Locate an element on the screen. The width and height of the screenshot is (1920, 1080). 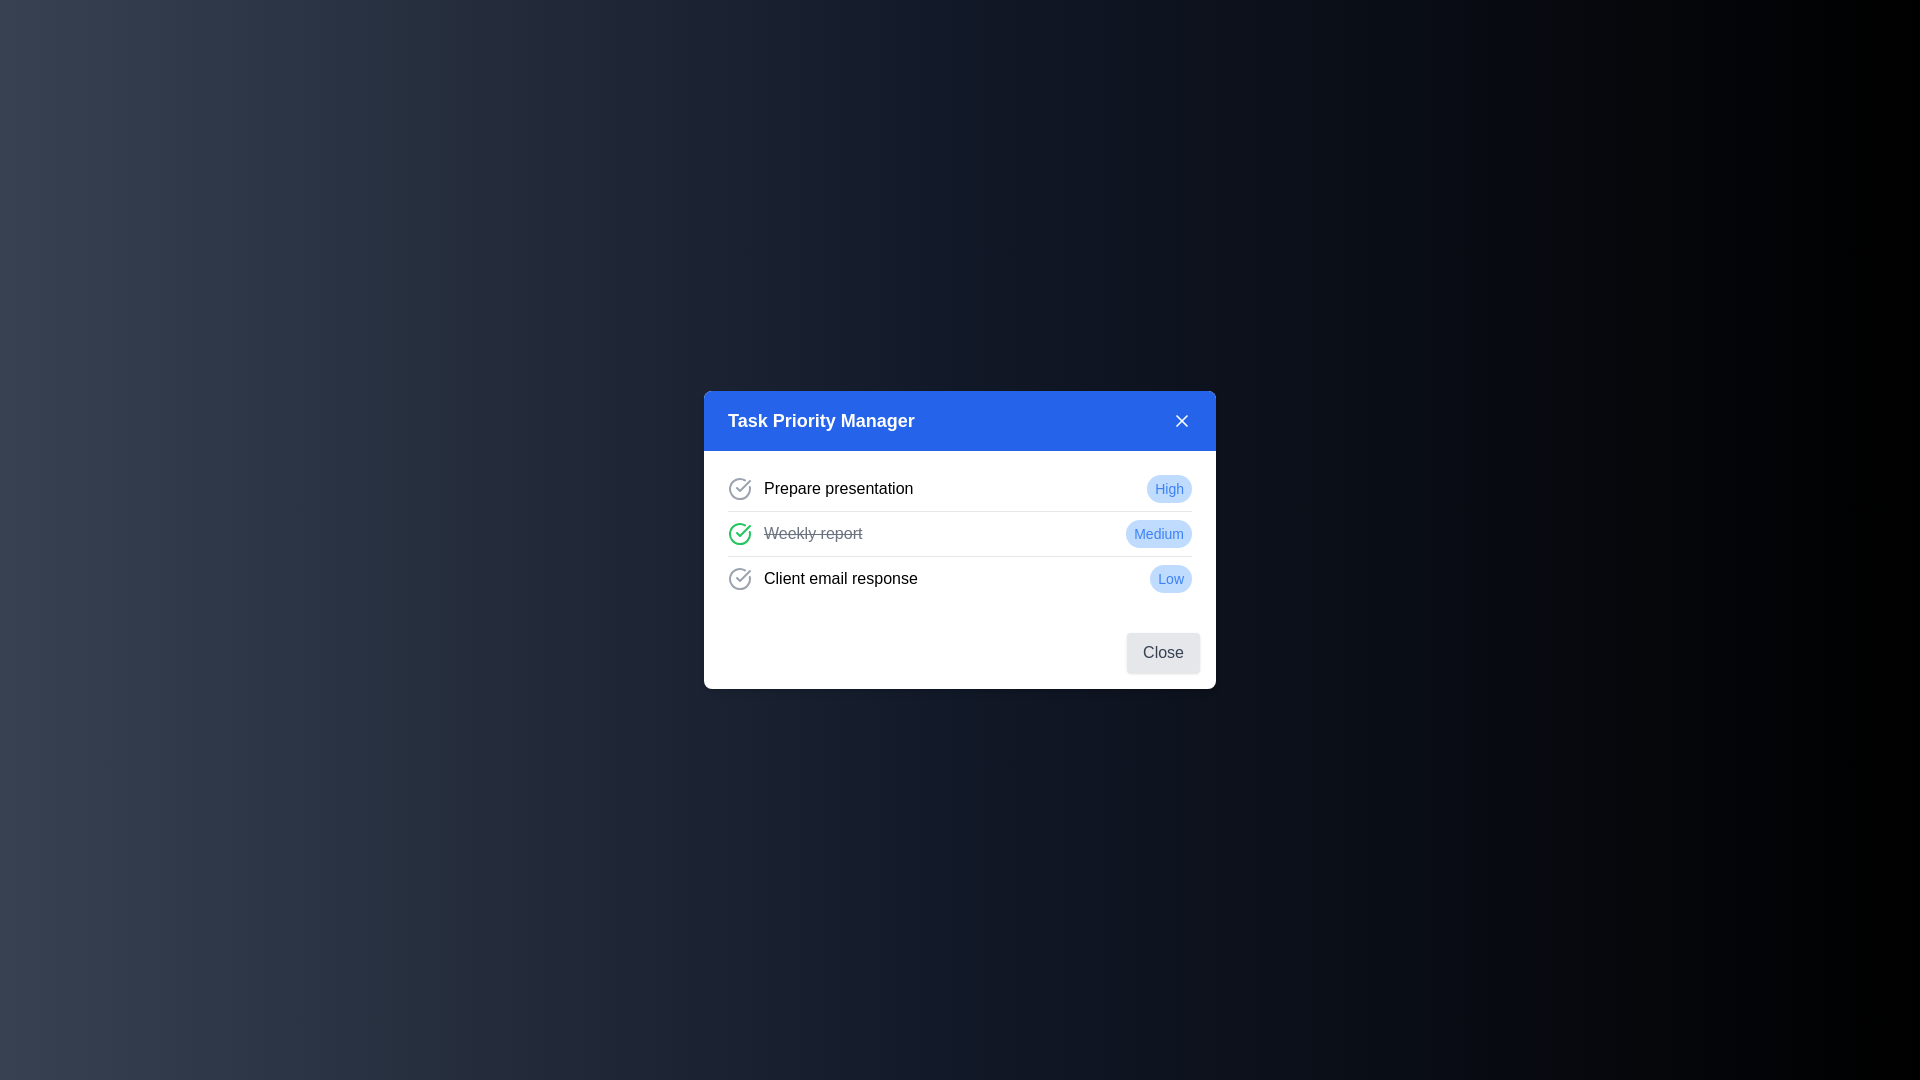
the 'Close' button located at the bottom-right corner of the dialog box is located at coordinates (1163, 652).